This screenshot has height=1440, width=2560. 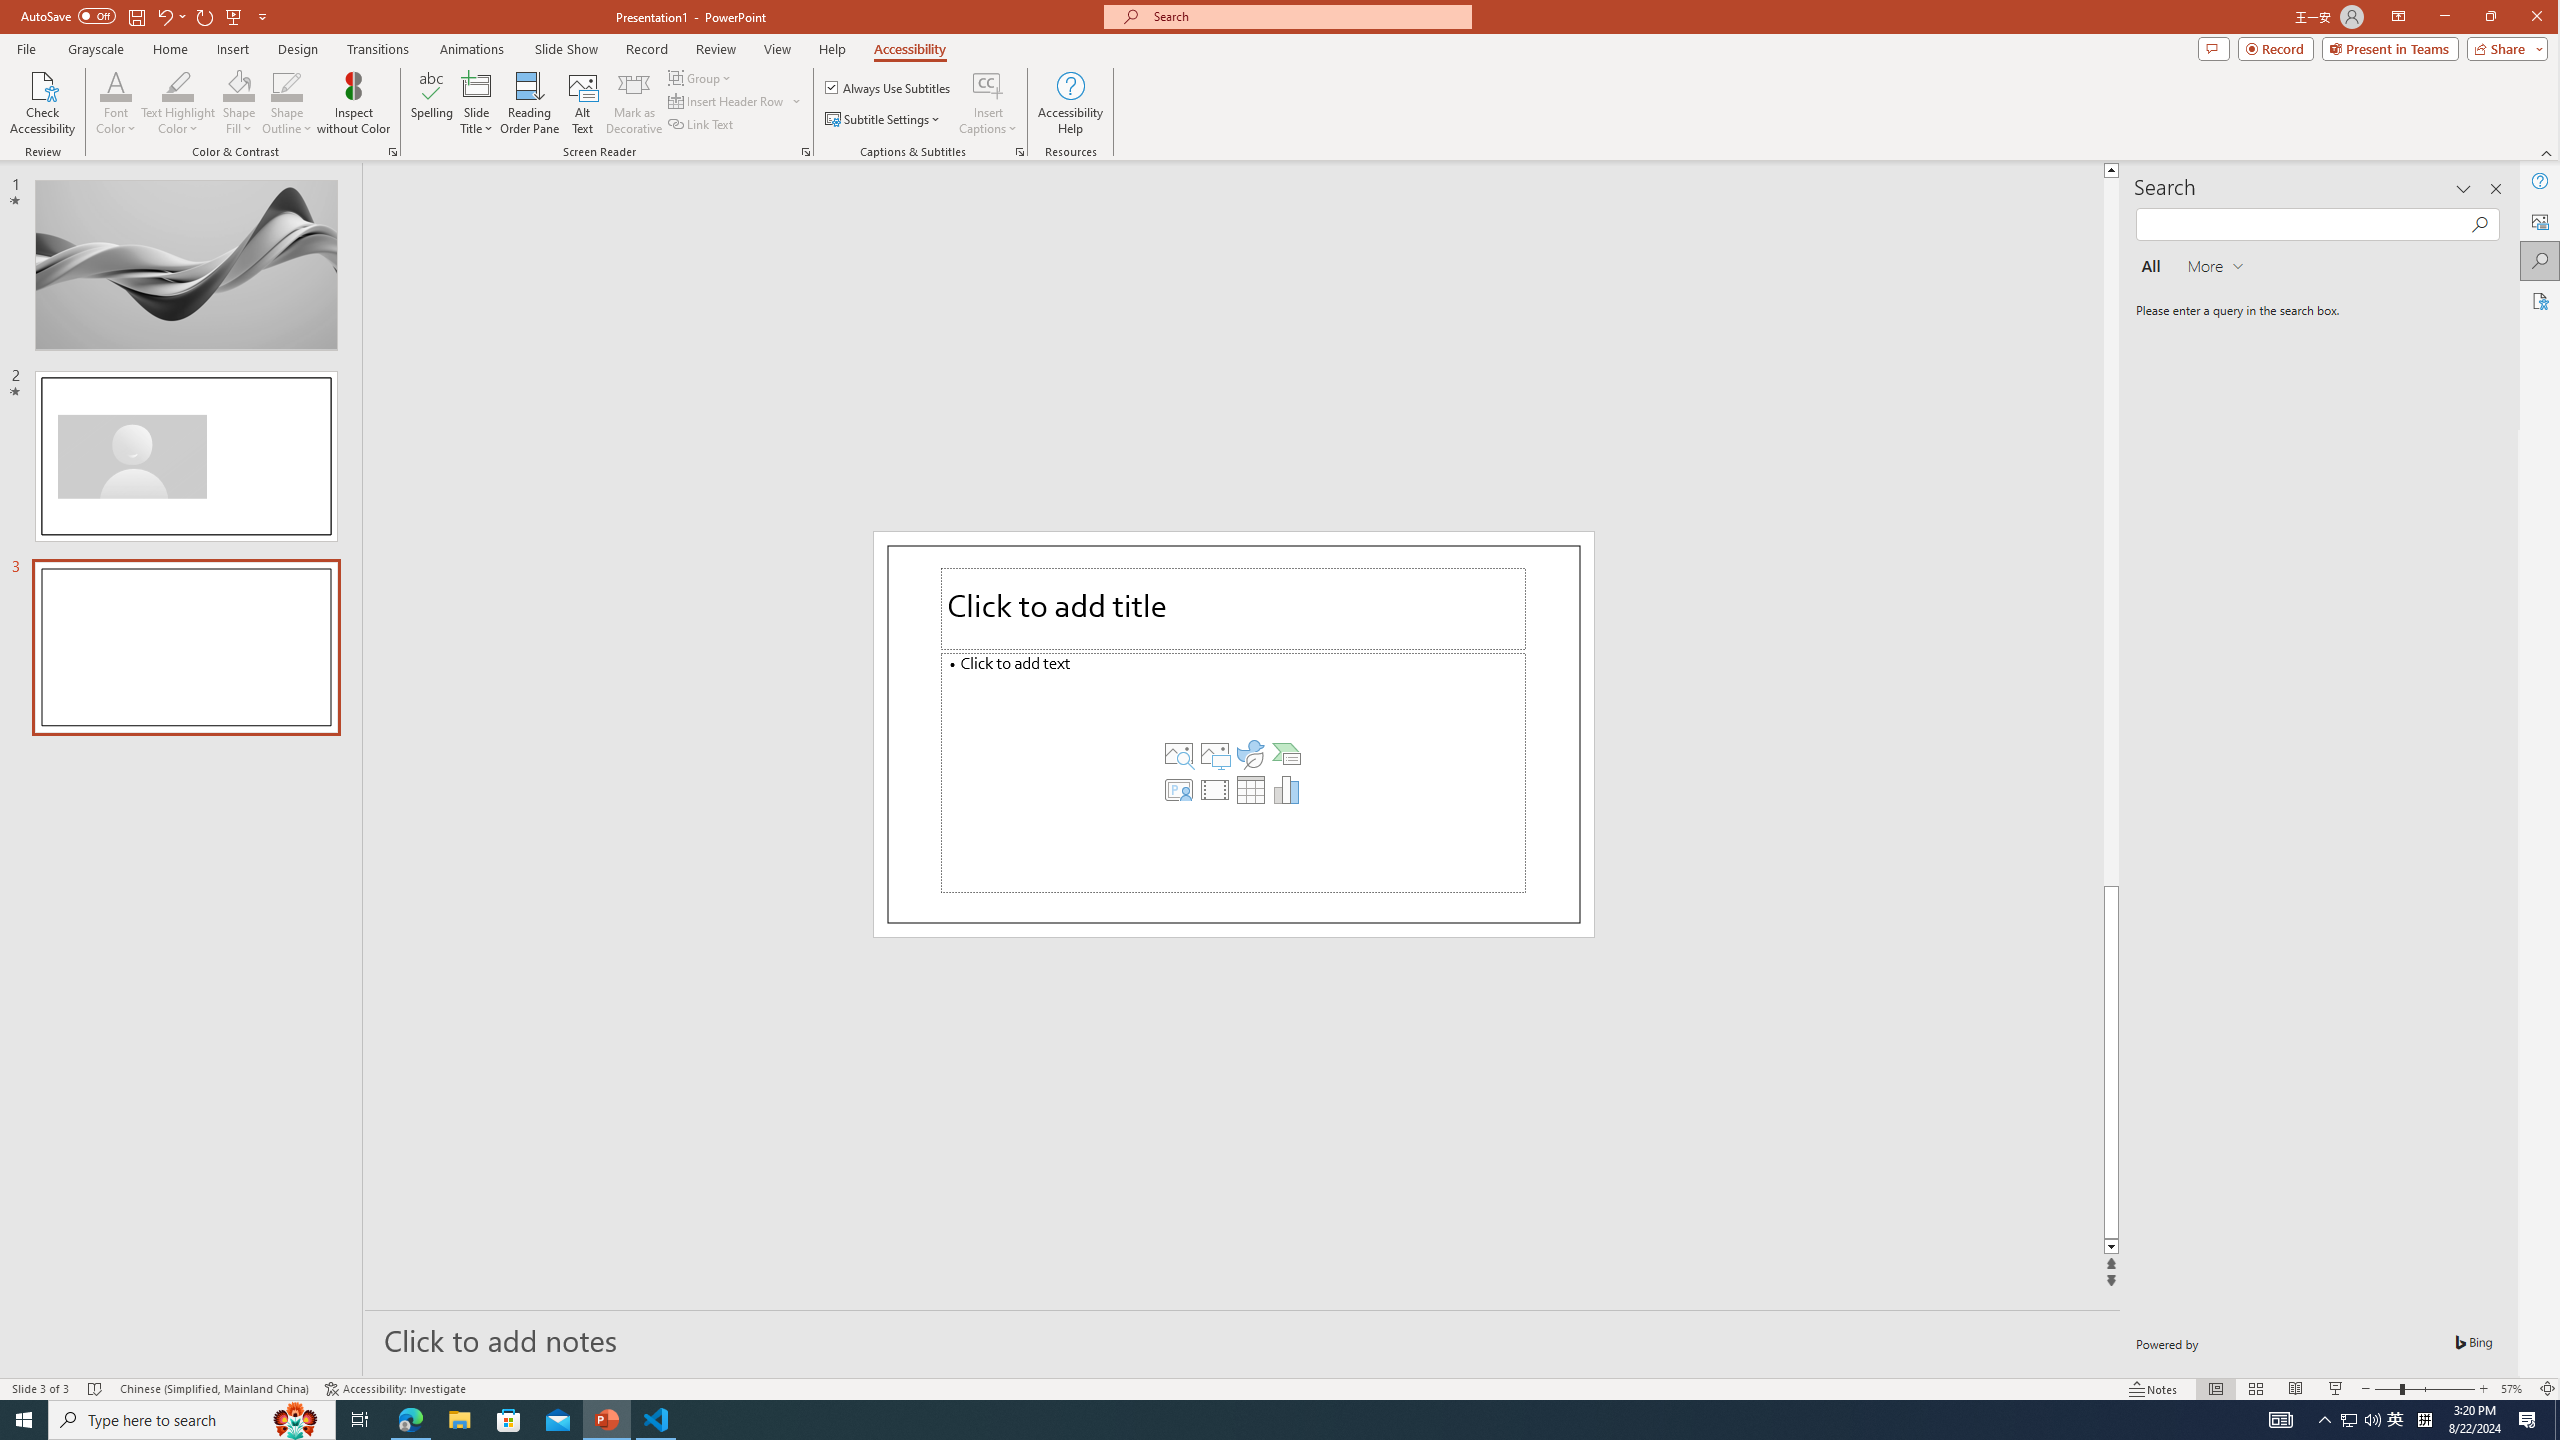 I want to click on 'Insert Chart', so click(x=1285, y=788).